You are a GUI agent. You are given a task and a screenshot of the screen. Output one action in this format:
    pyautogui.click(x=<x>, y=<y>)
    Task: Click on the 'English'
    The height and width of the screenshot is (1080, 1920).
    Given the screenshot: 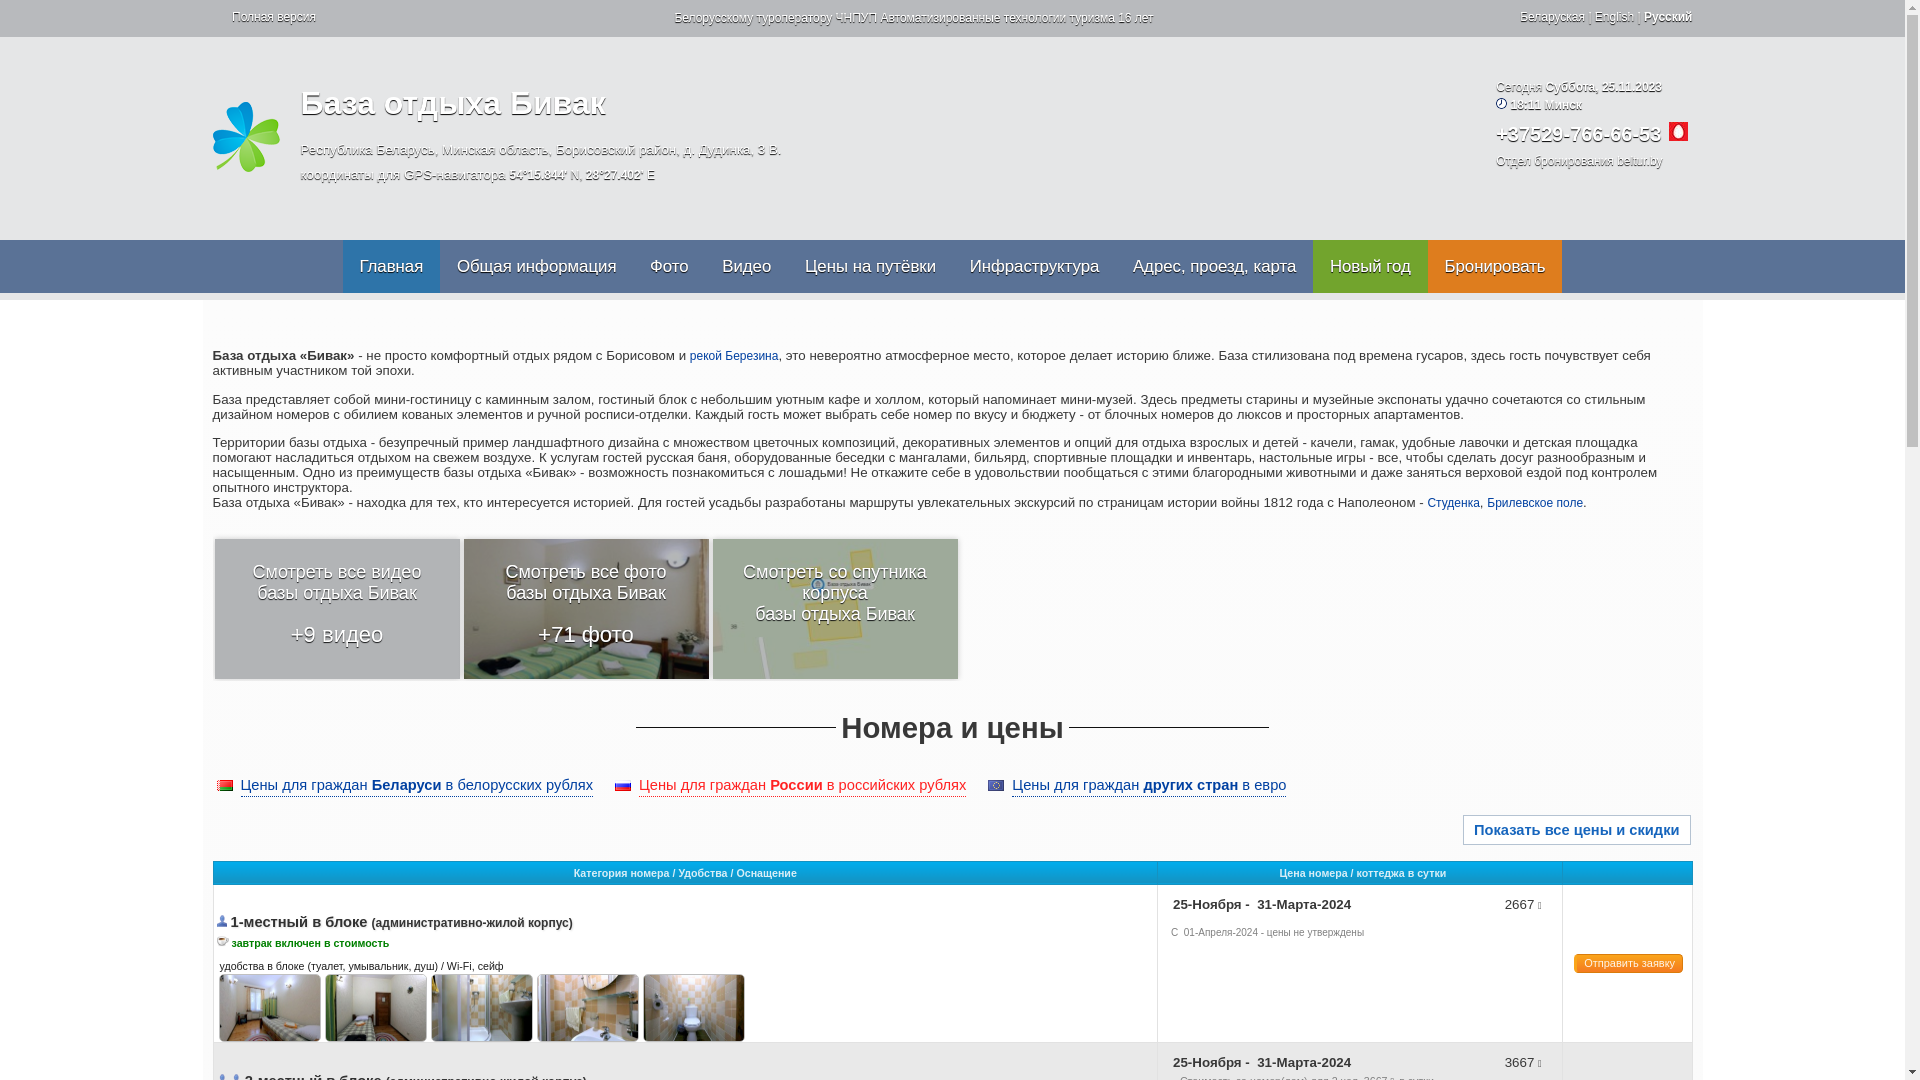 What is the action you would take?
    pyautogui.click(x=1593, y=16)
    